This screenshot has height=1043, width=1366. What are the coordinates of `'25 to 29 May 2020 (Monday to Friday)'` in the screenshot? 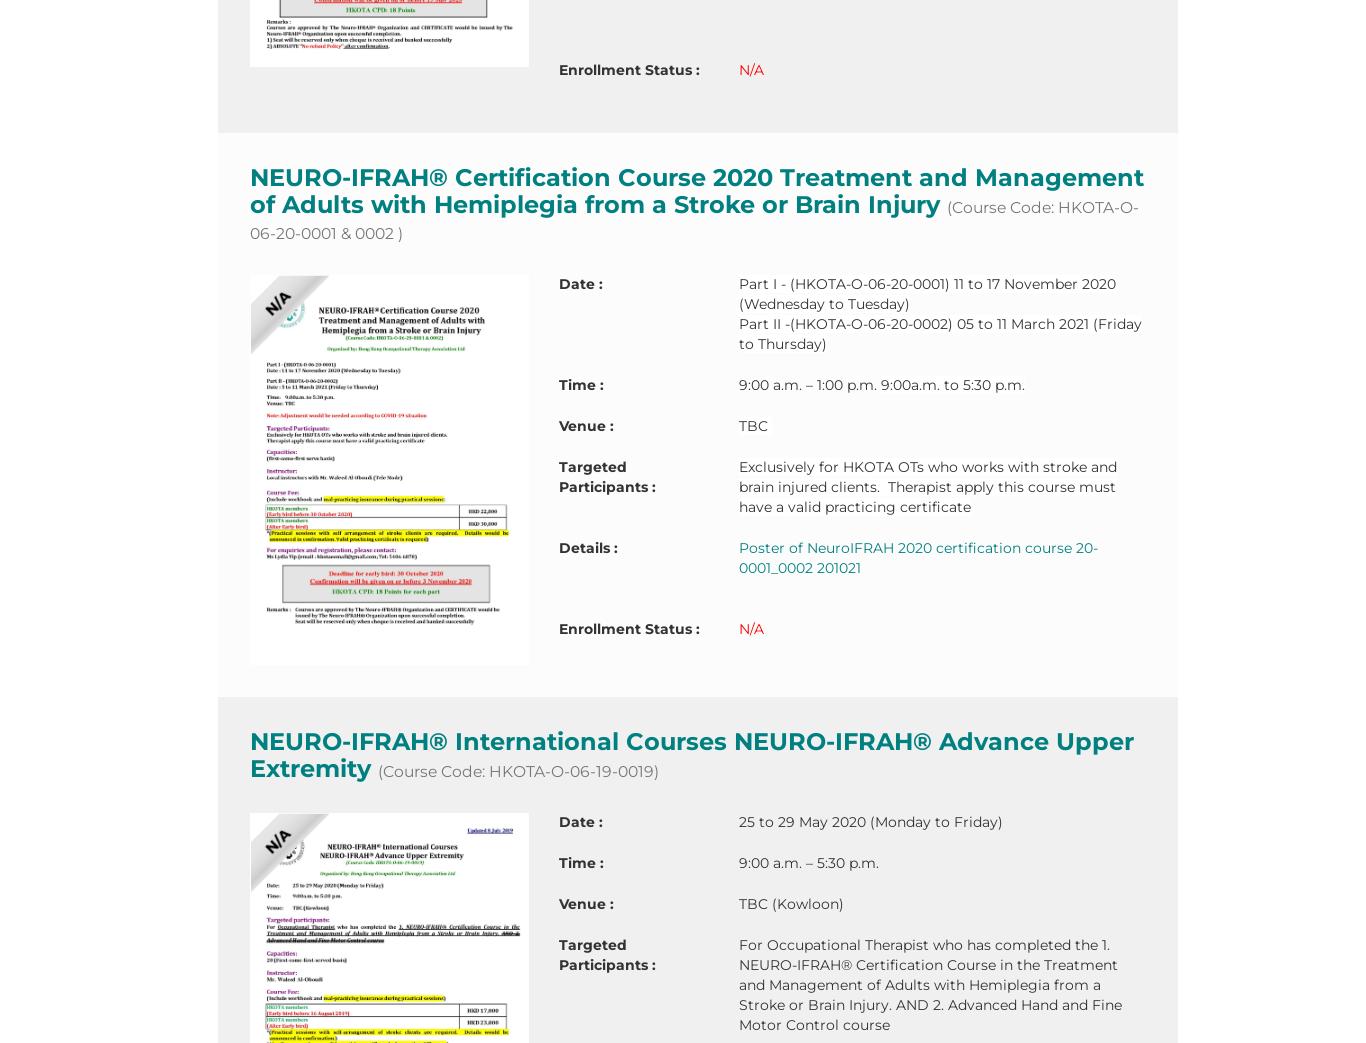 It's located at (869, 821).